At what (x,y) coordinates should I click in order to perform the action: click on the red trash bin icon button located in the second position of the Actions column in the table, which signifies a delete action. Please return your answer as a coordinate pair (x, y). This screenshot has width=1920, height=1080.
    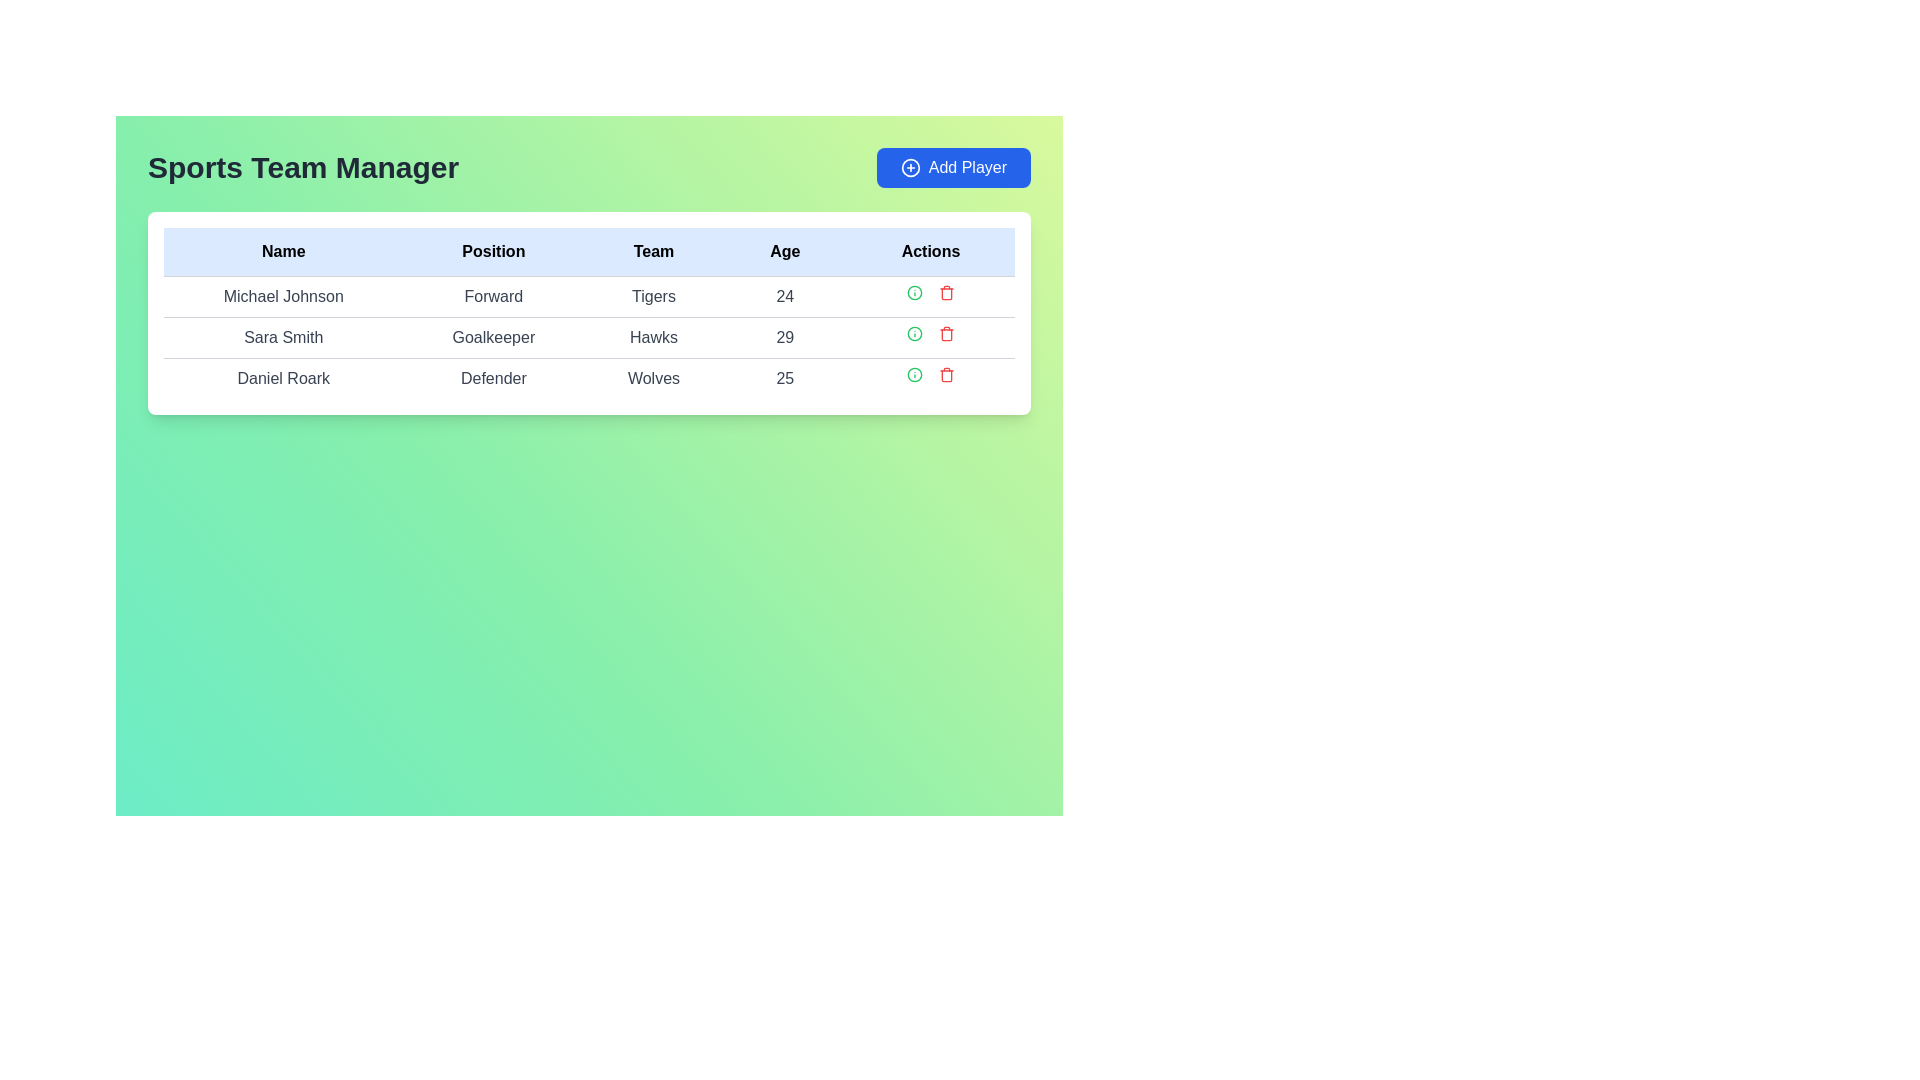
    Looking at the image, I should click on (945, 293).